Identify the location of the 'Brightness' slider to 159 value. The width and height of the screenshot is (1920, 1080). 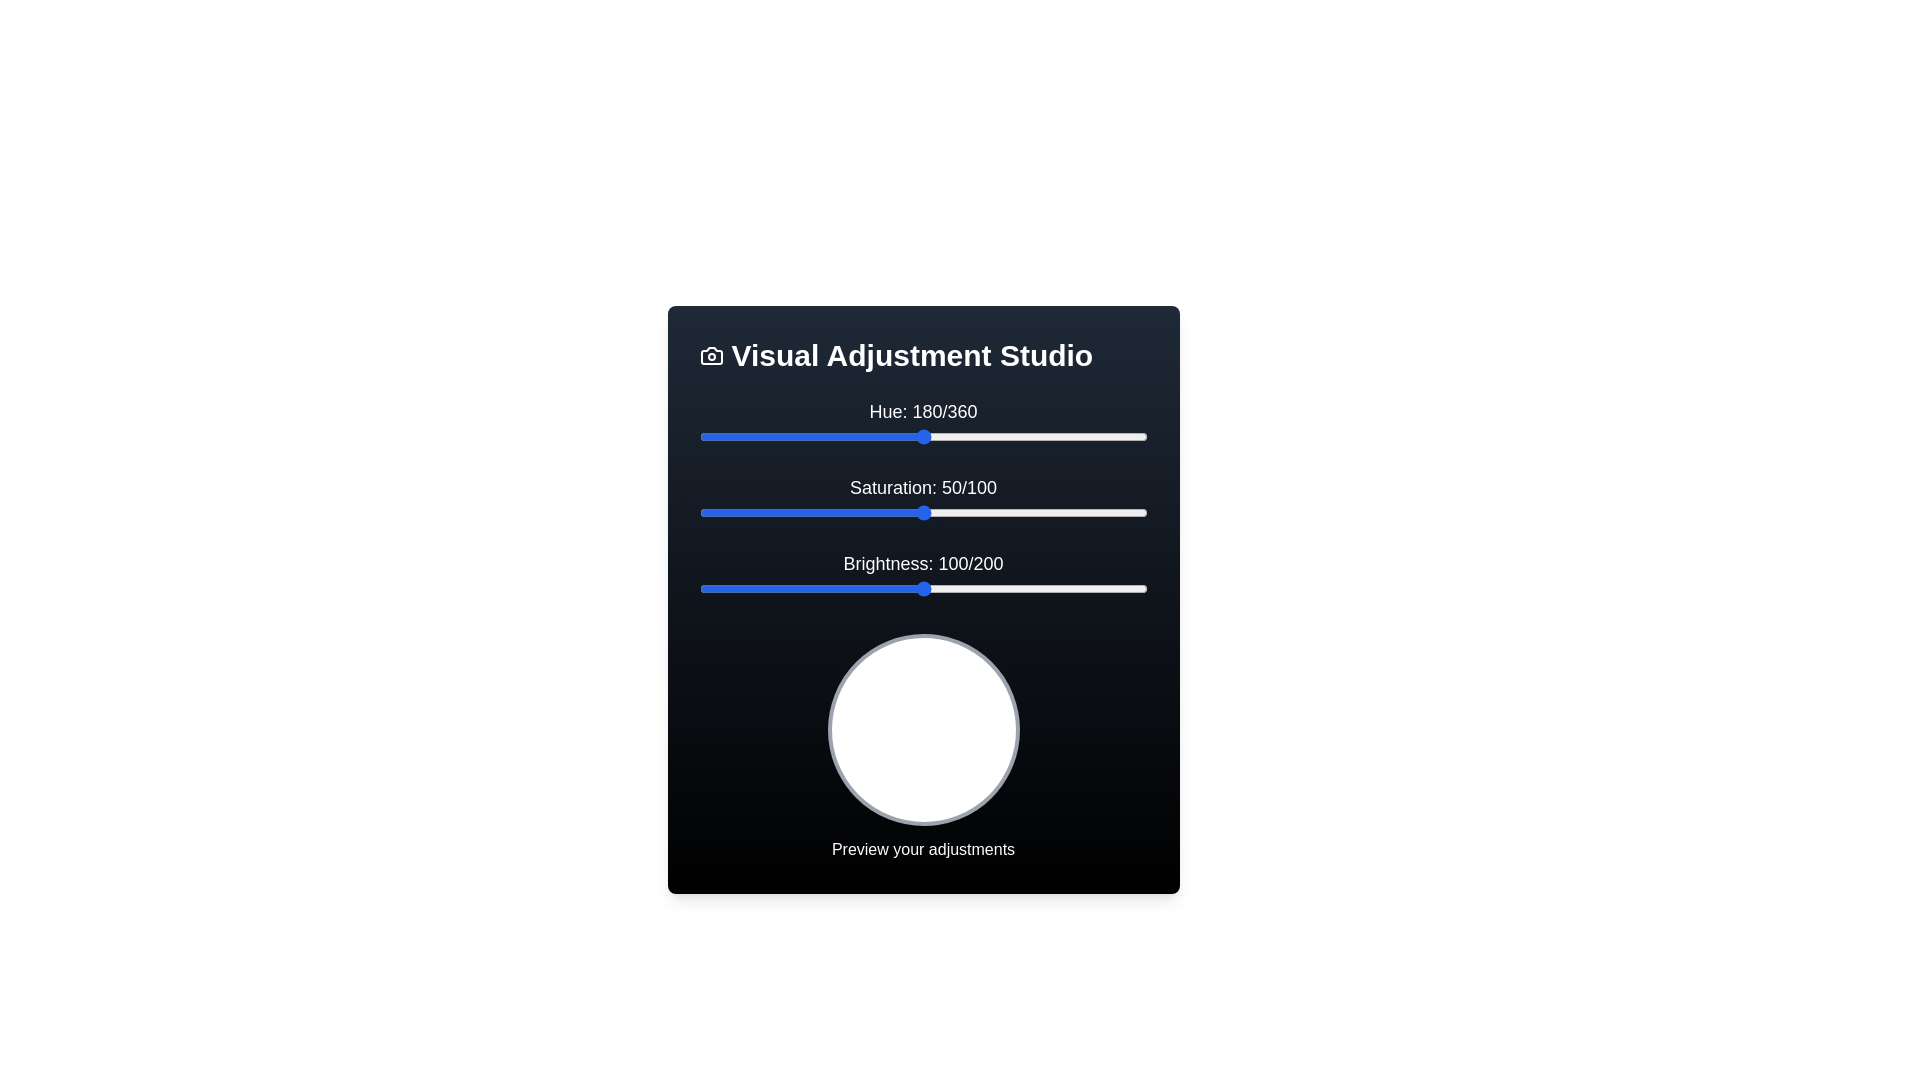
(1054, 588).